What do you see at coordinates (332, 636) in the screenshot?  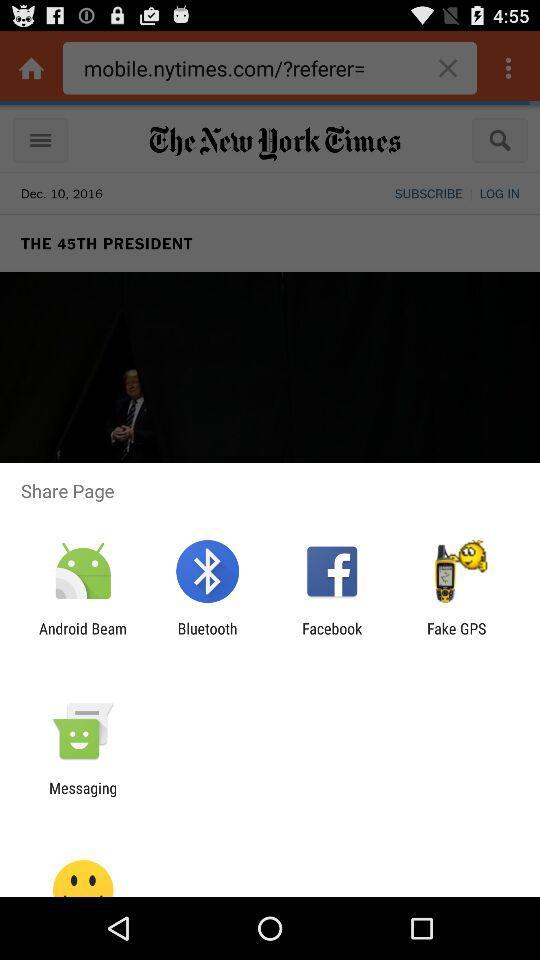 I see `the icon to the right of the bluetooth icon` at bounding box center [332, 636].